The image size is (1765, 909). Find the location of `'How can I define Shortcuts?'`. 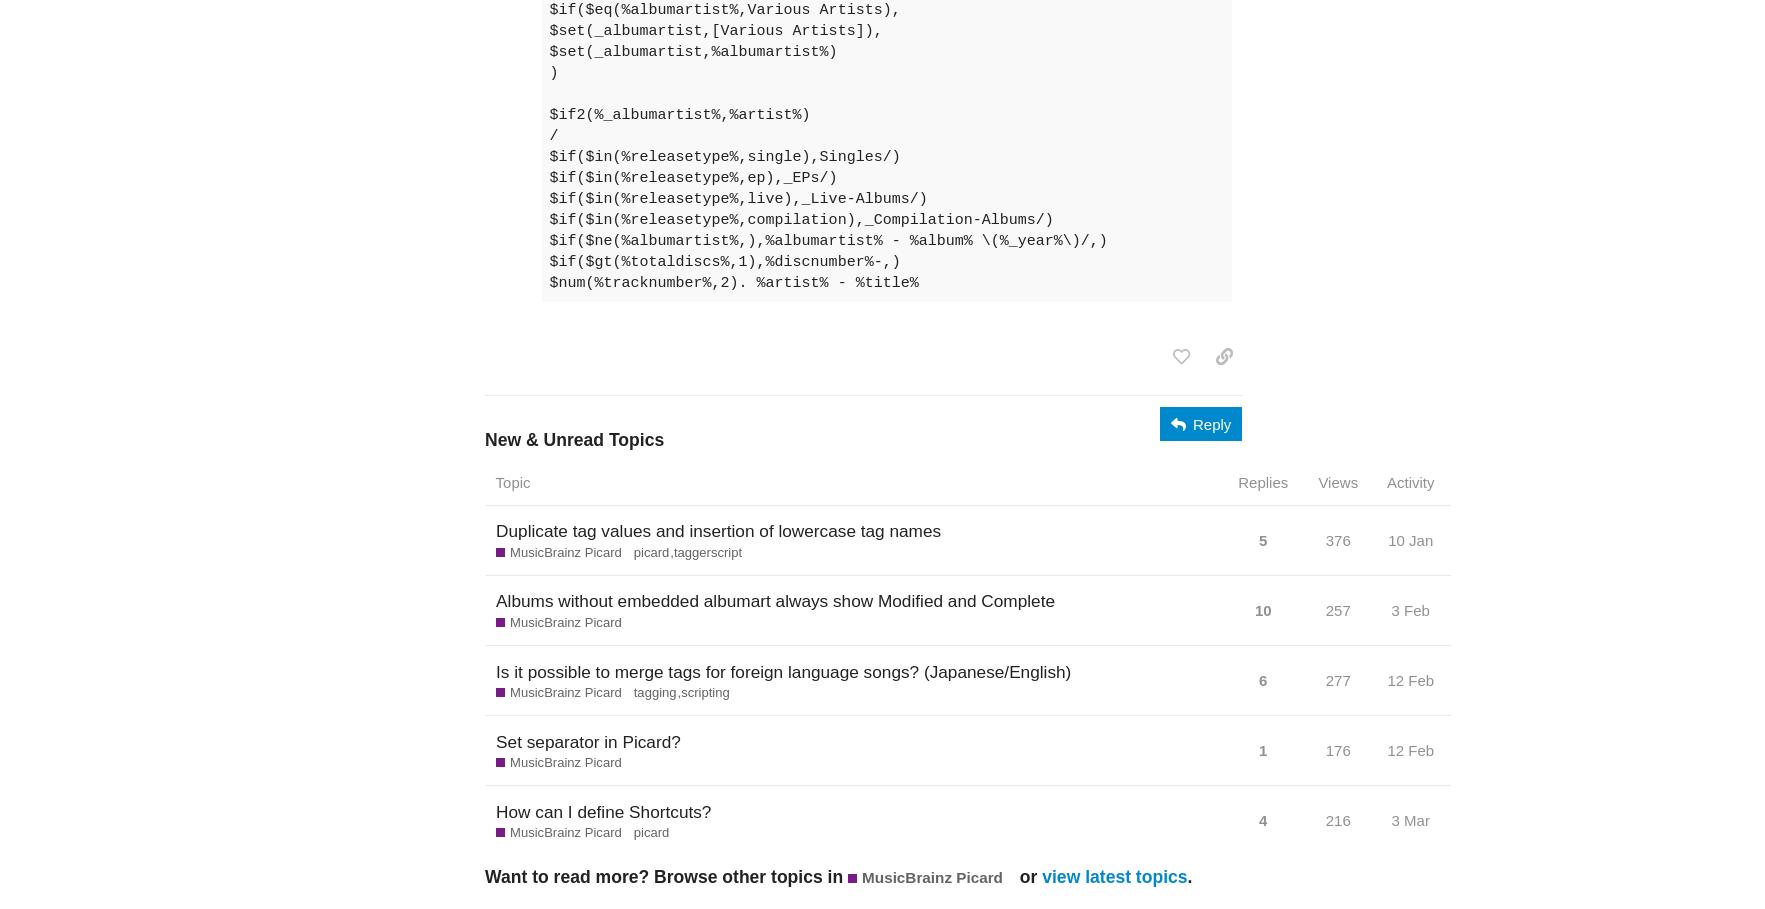

'How can I define Shortcuts?' is located at coordinates (602, 811).